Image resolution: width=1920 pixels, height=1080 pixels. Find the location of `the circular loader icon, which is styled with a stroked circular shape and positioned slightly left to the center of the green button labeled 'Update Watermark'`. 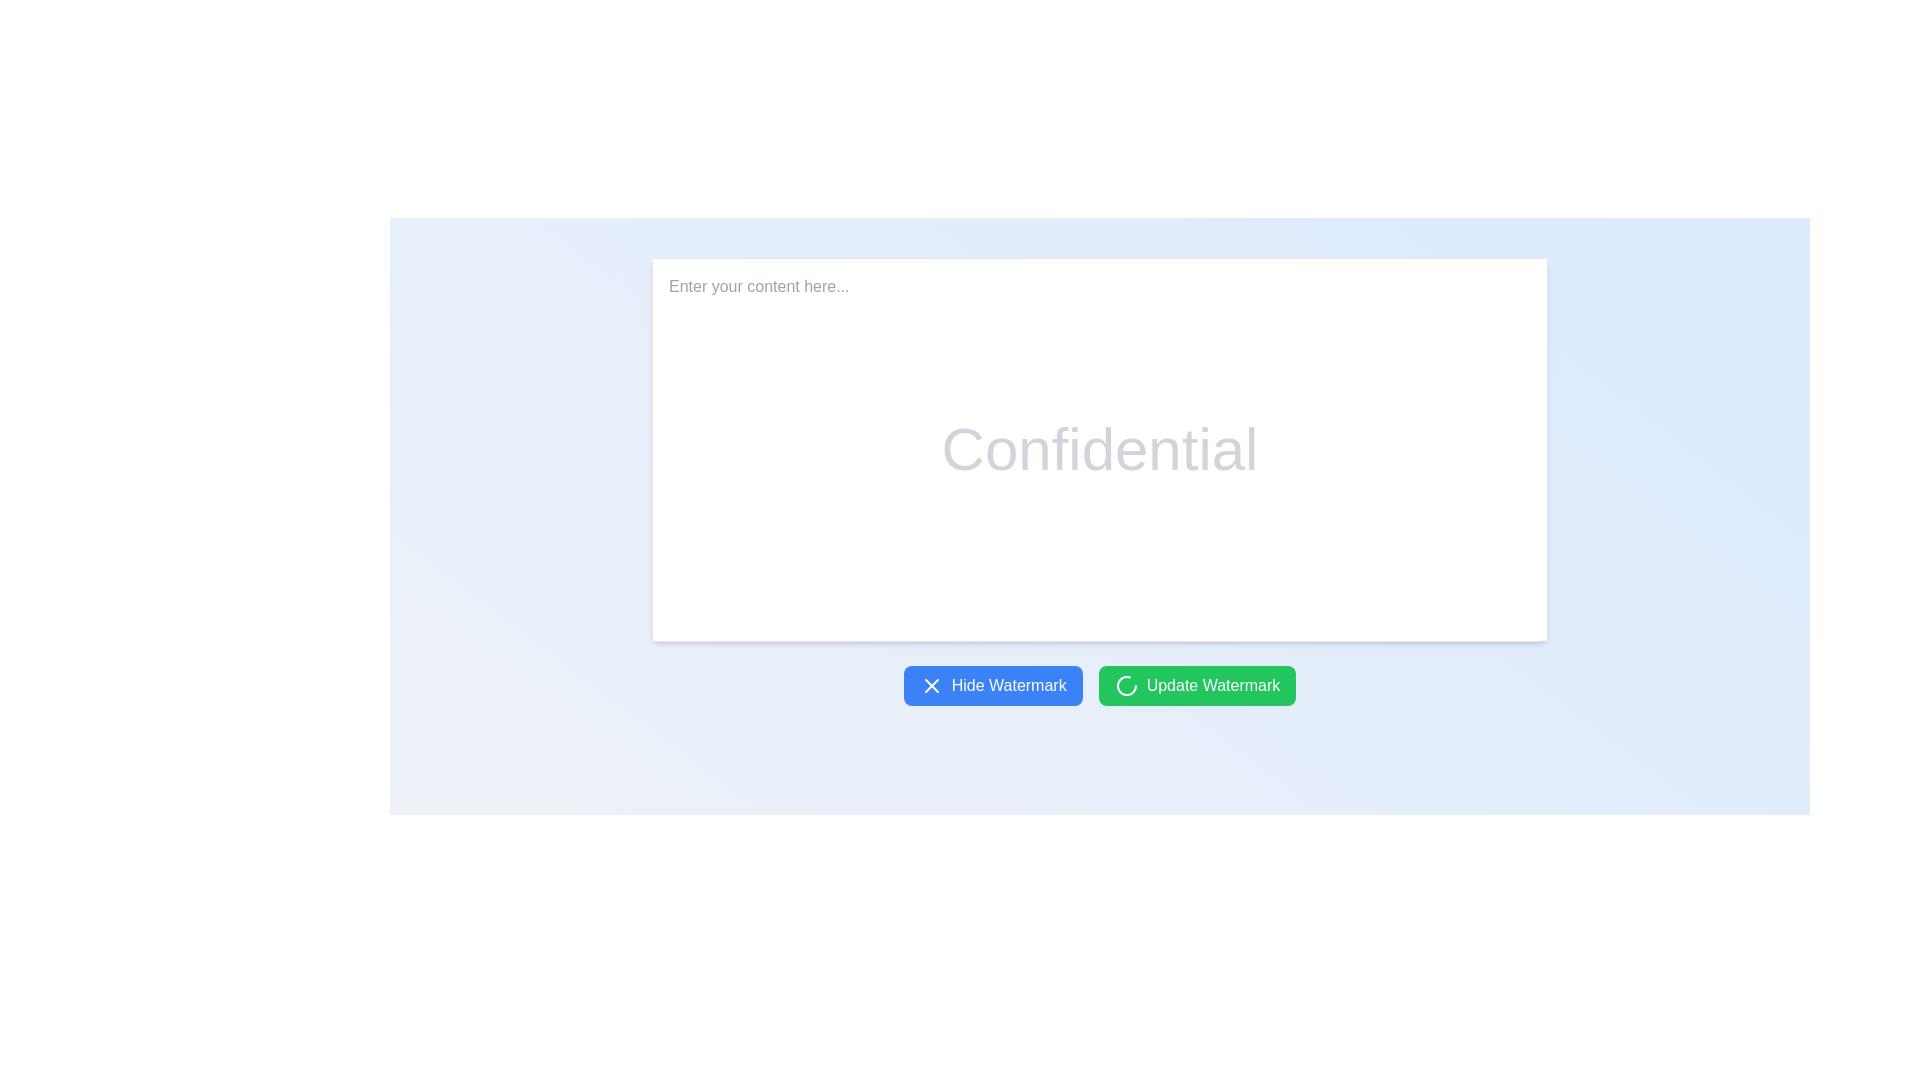

the circular loader icon, which is styled with a stroked circular shape and positioned slightly left to the center of the green button labeled 'Update Watermark' is located at coordinates (1126, 685).